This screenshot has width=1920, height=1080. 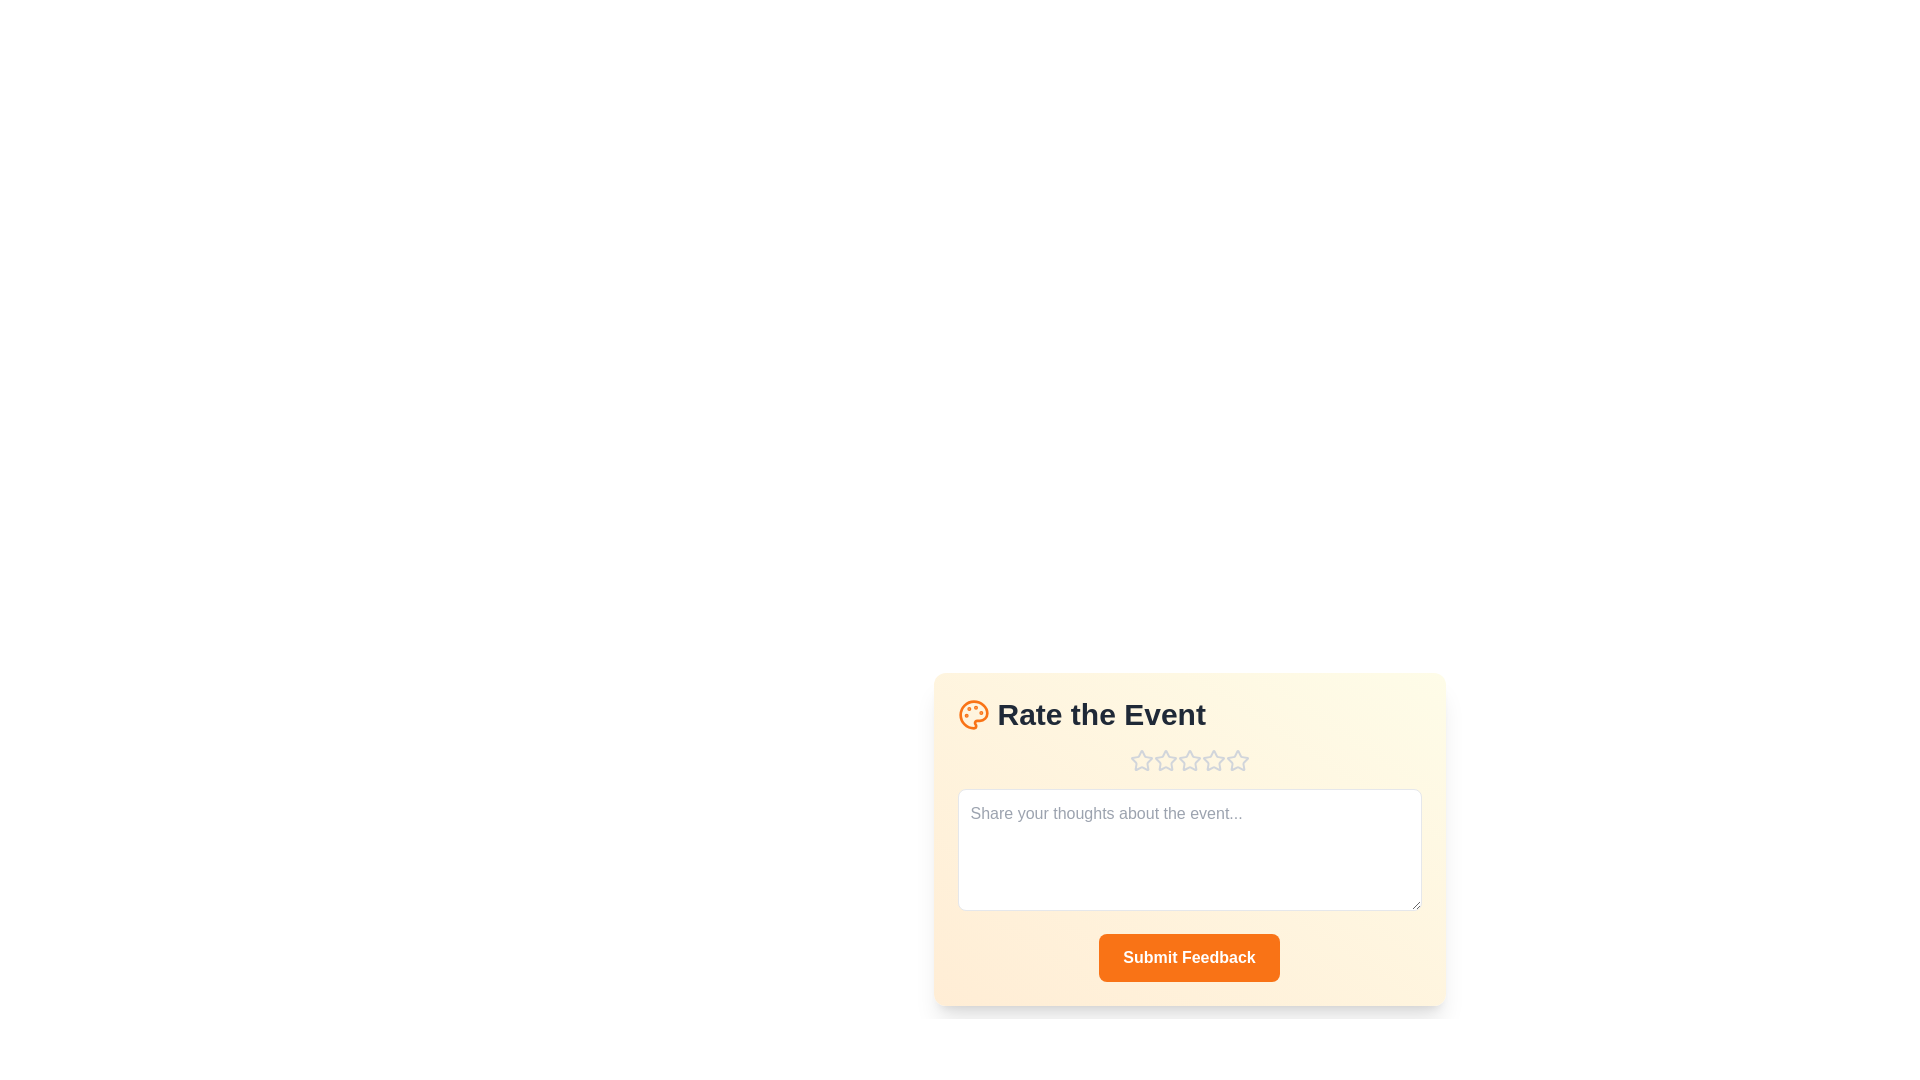 What do you see at coordinates (1189, 760) in the screenshot?
I see `the star corresponding to the desired rating 3 to set the rating` at bounding box center [1189, 760].